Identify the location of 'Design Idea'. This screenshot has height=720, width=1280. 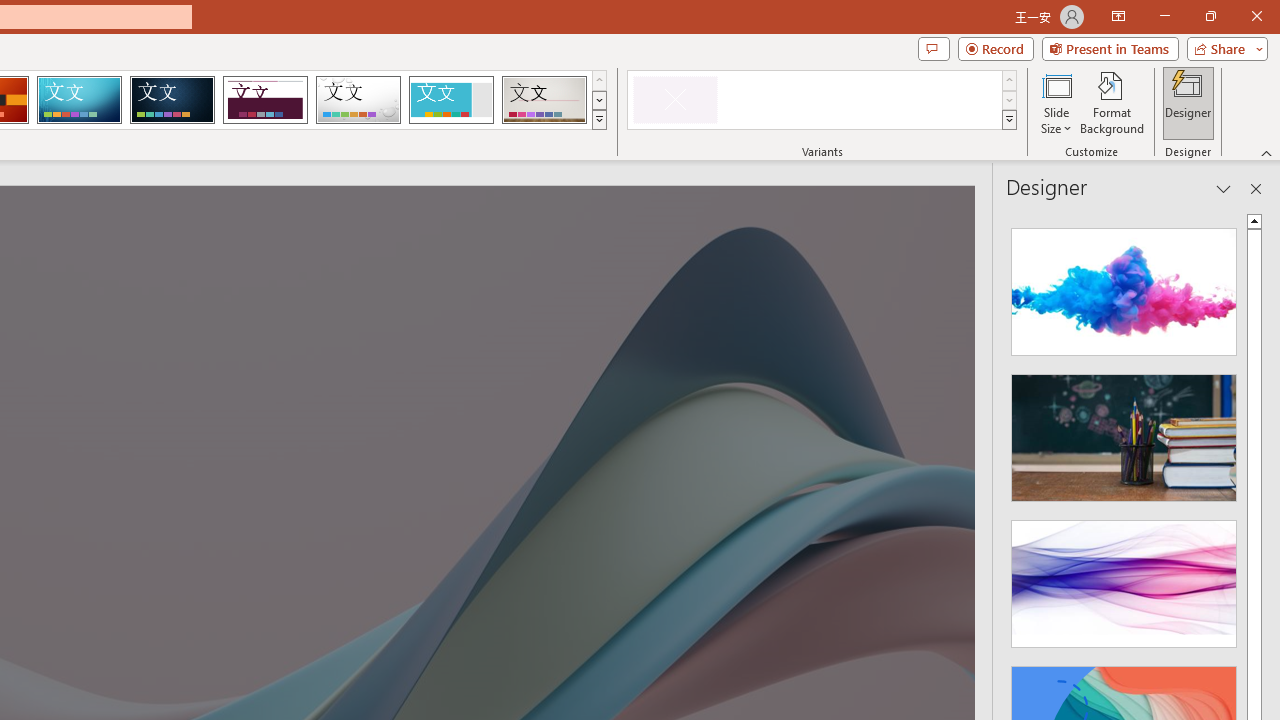
(1124, 577).